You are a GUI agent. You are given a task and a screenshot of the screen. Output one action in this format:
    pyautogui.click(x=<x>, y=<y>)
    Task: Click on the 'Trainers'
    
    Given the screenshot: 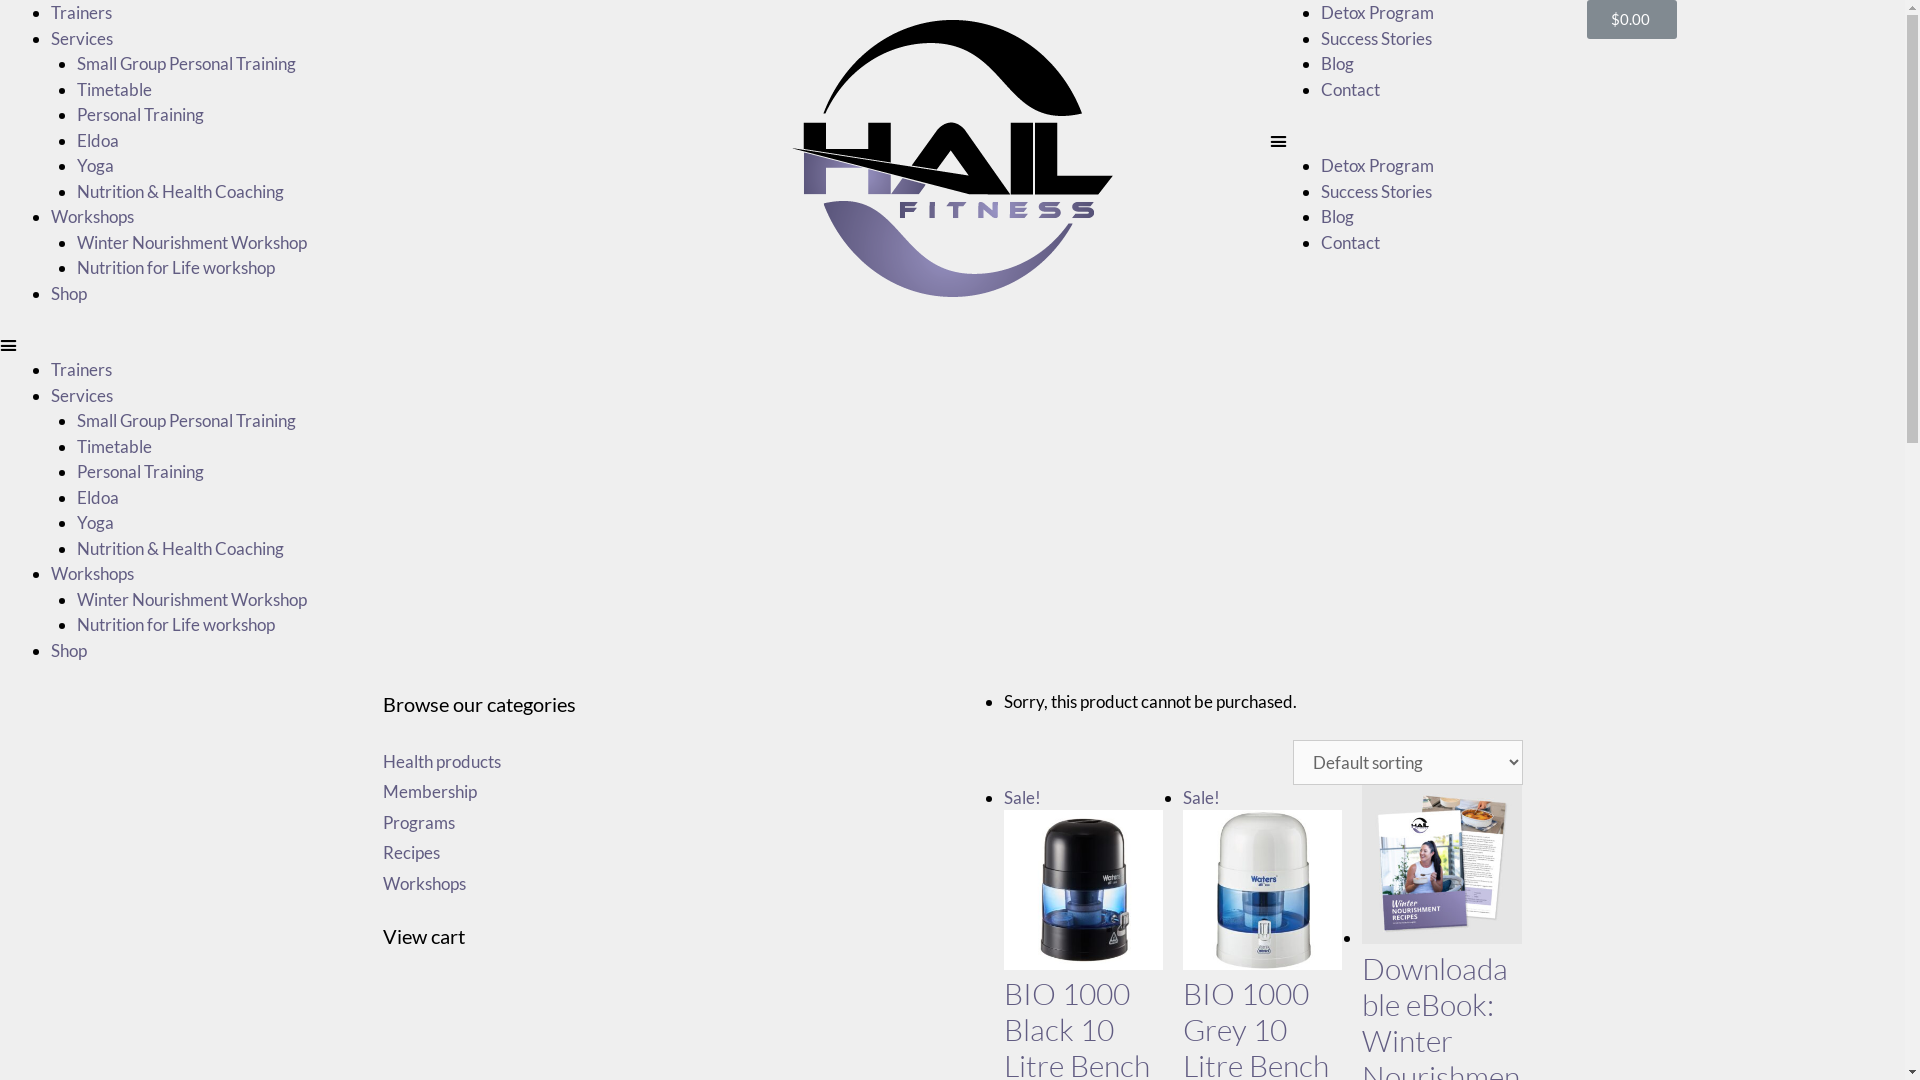 What is the action you would take?
    pyautogui.click(x=80, y=369)
    